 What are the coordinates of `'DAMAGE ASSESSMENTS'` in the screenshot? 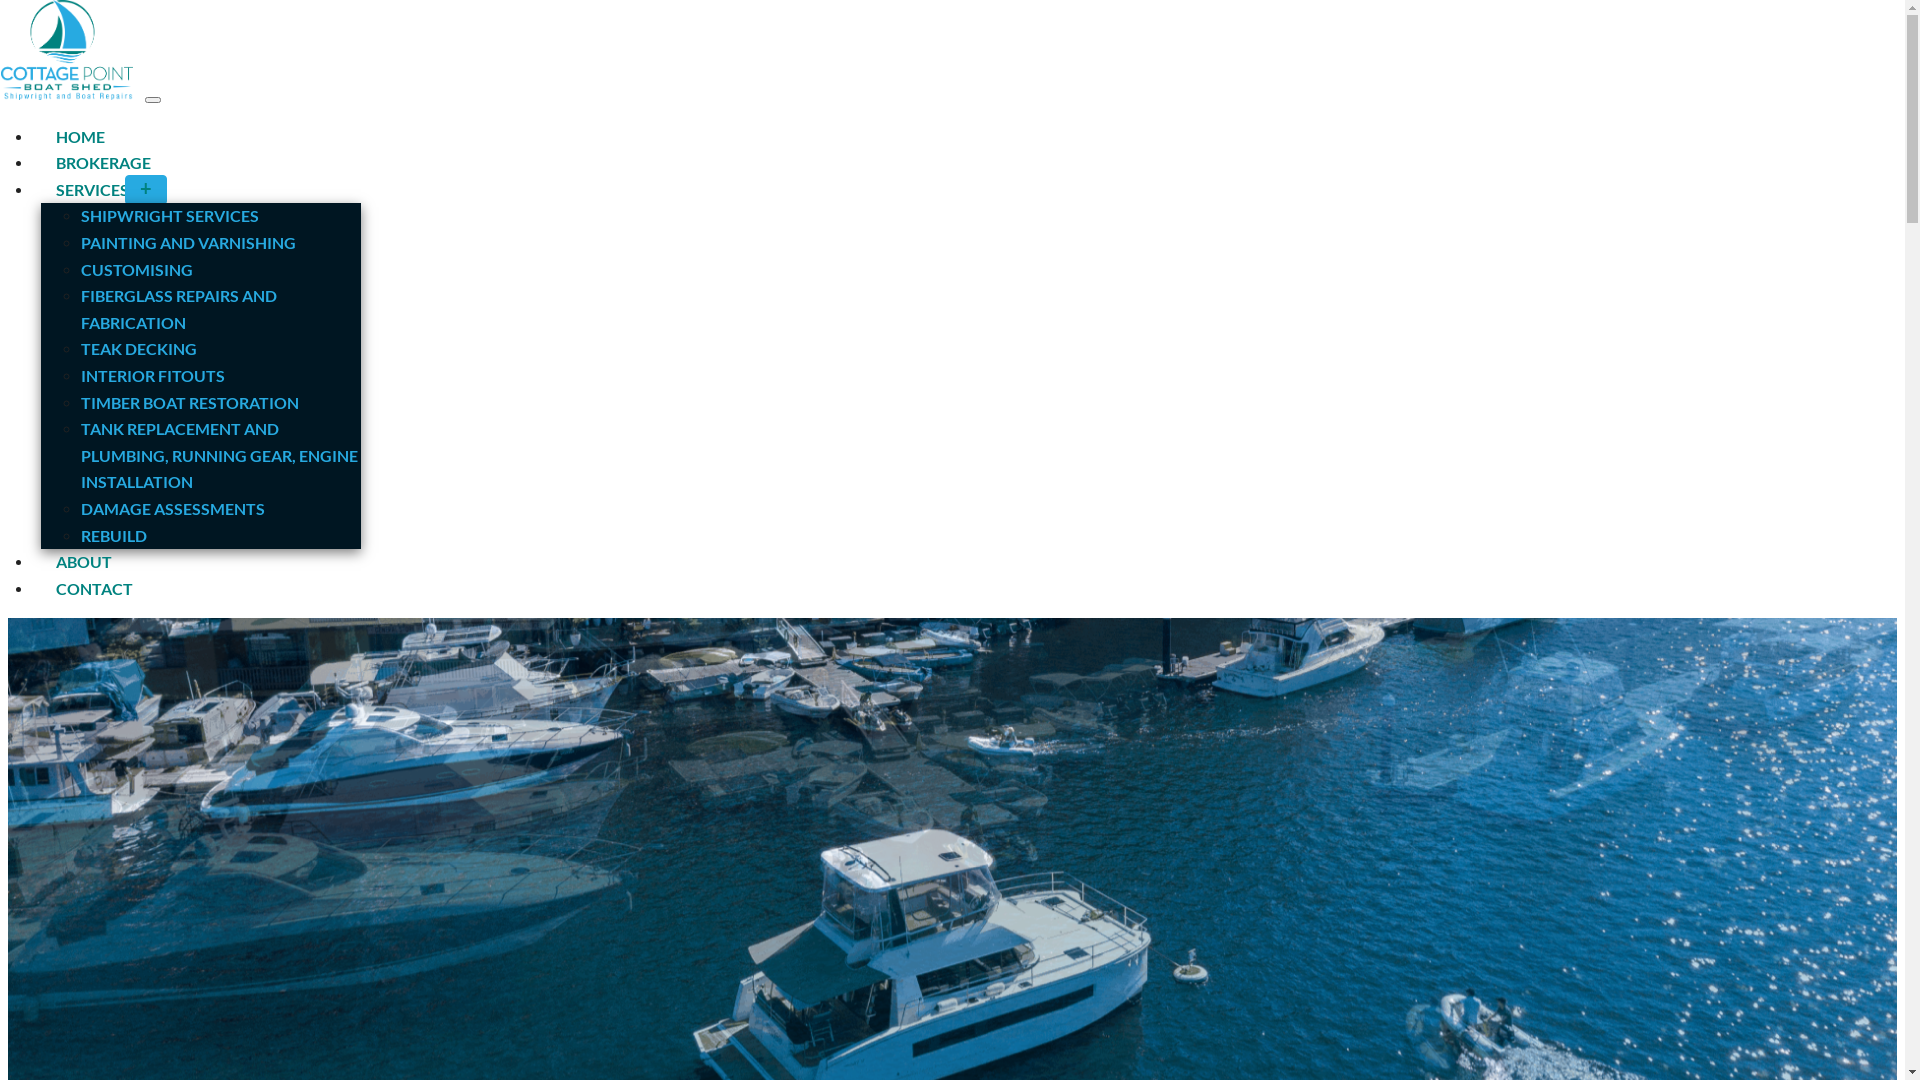 It's located at (80, 507).